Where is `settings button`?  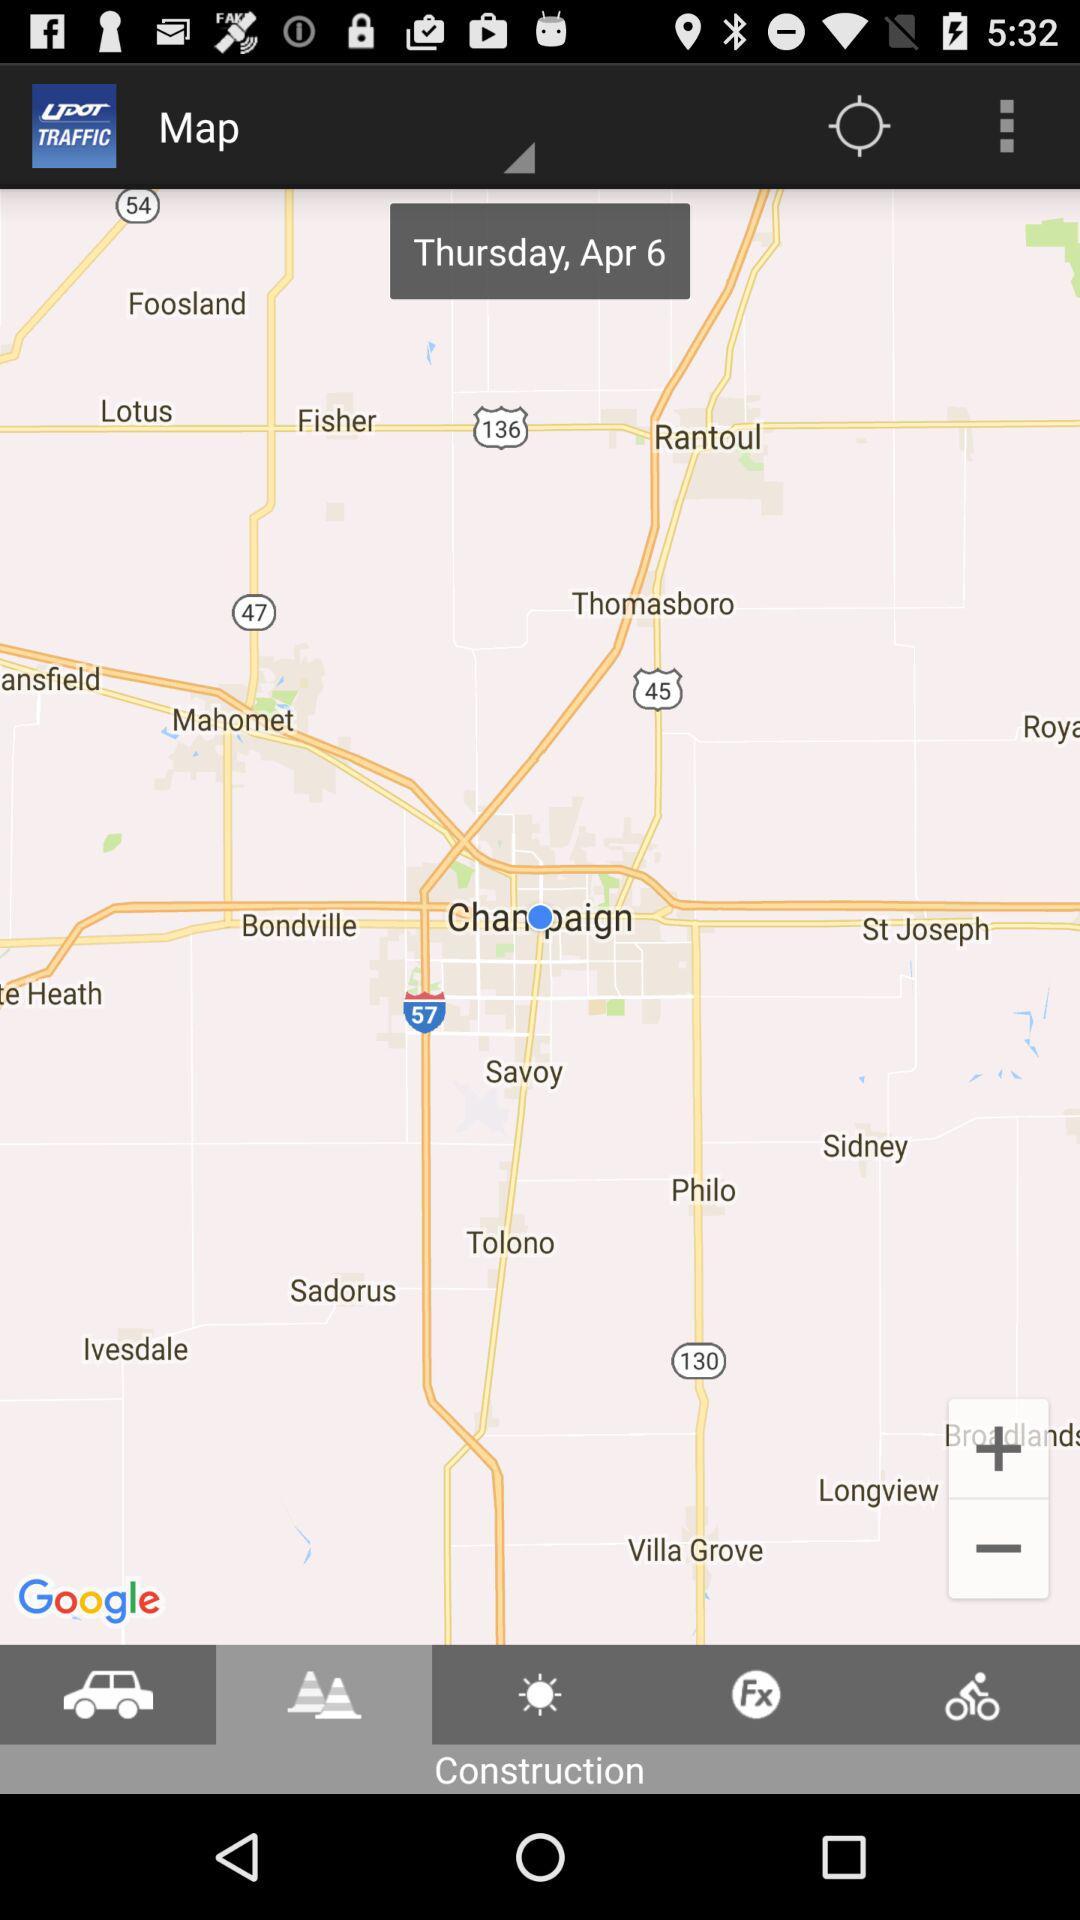 settings button is located at coordinates (540, 1693).